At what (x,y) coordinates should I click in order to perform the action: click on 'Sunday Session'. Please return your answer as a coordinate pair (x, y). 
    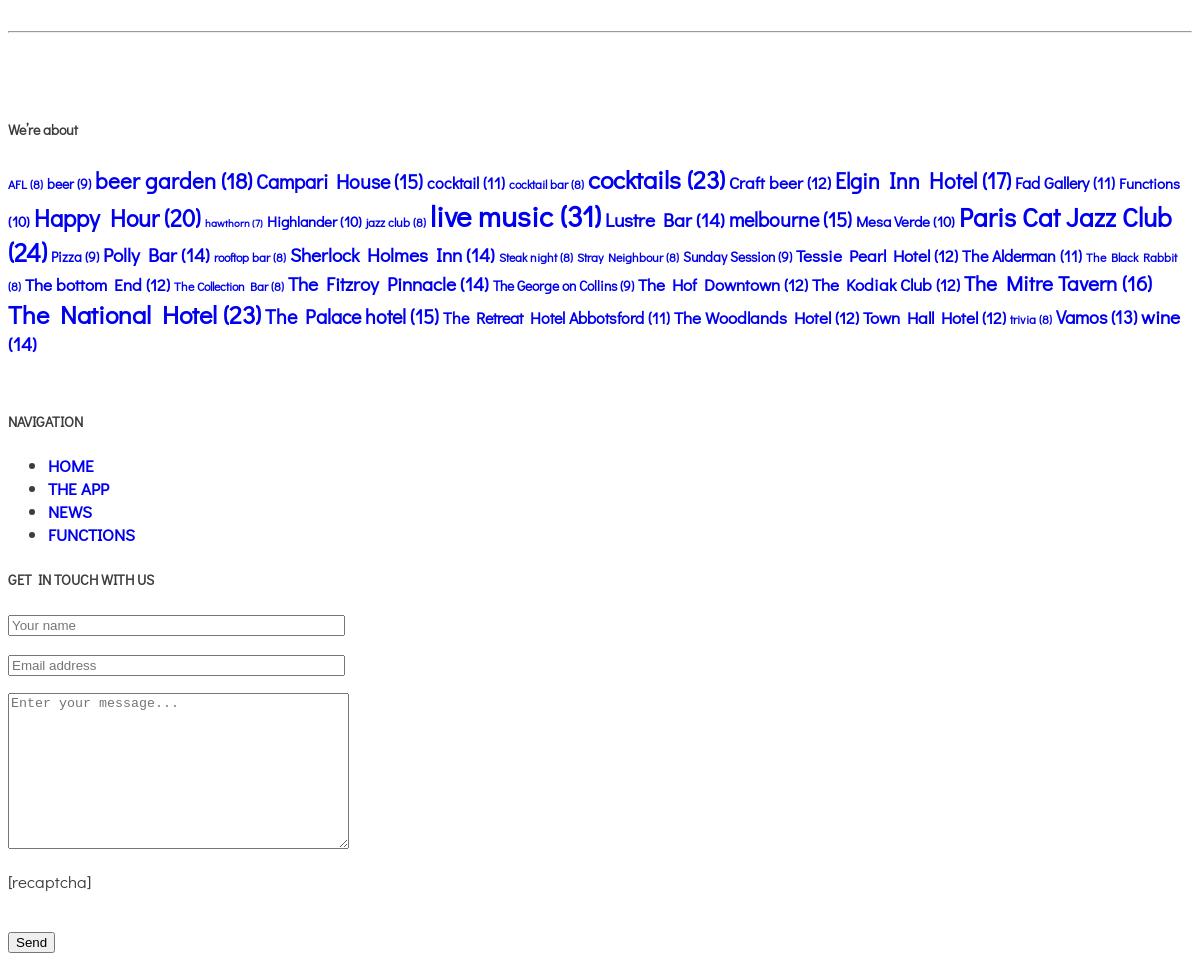
    Looking at the image, I should click on (729, 255).